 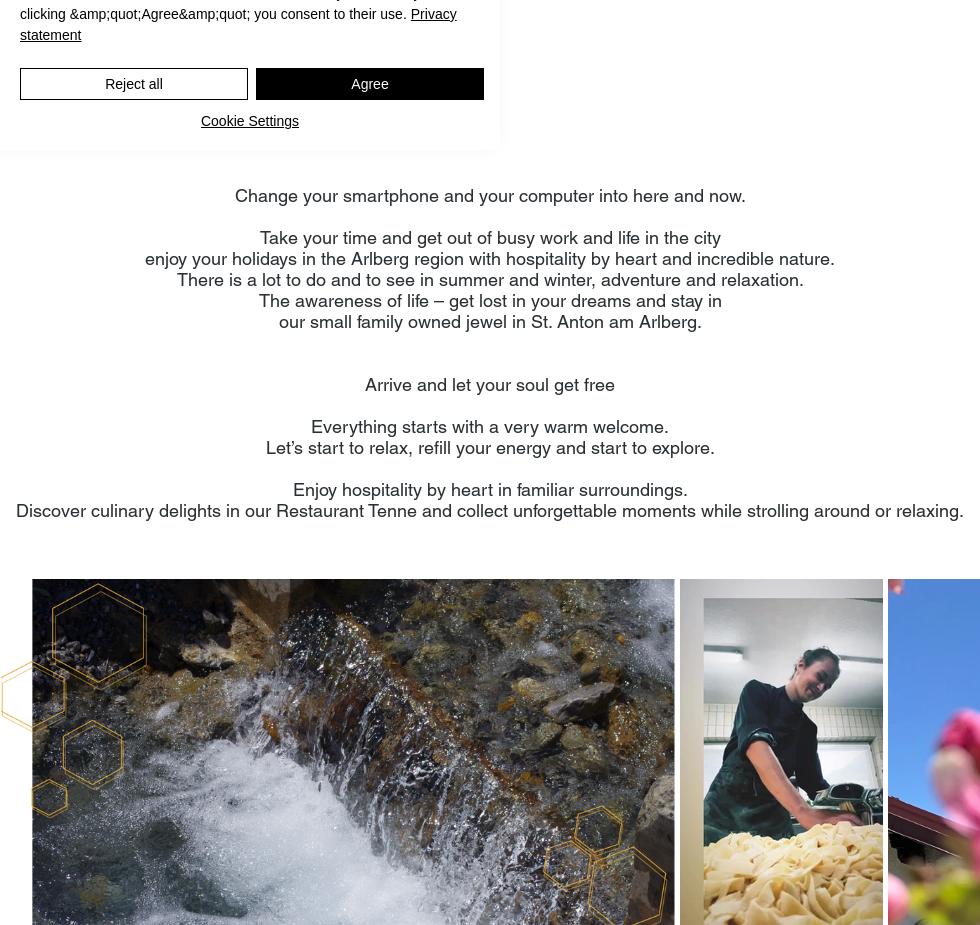 I want to click on 'Let’s start to relax, refill your energy and start to explore.', so click(x=489, y=446).